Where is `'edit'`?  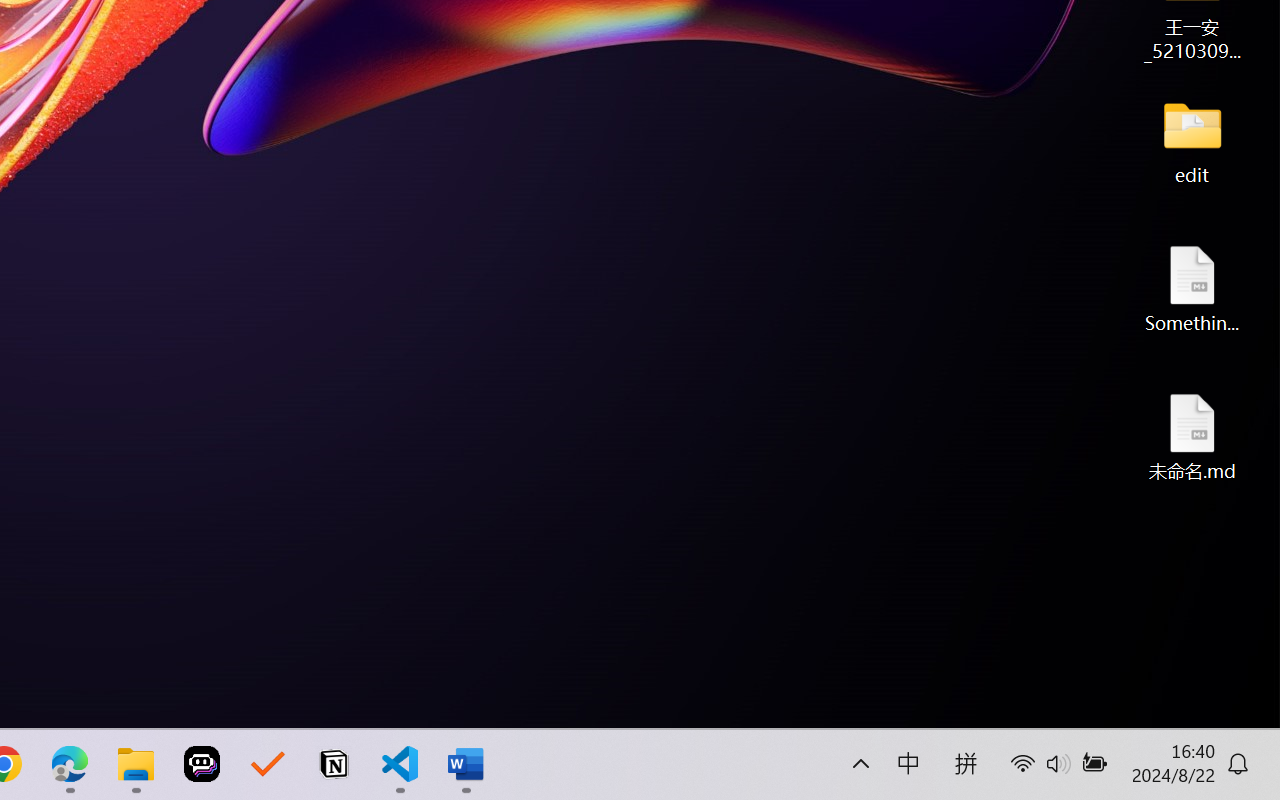 'edit' is located at coordinates (1192, 140).